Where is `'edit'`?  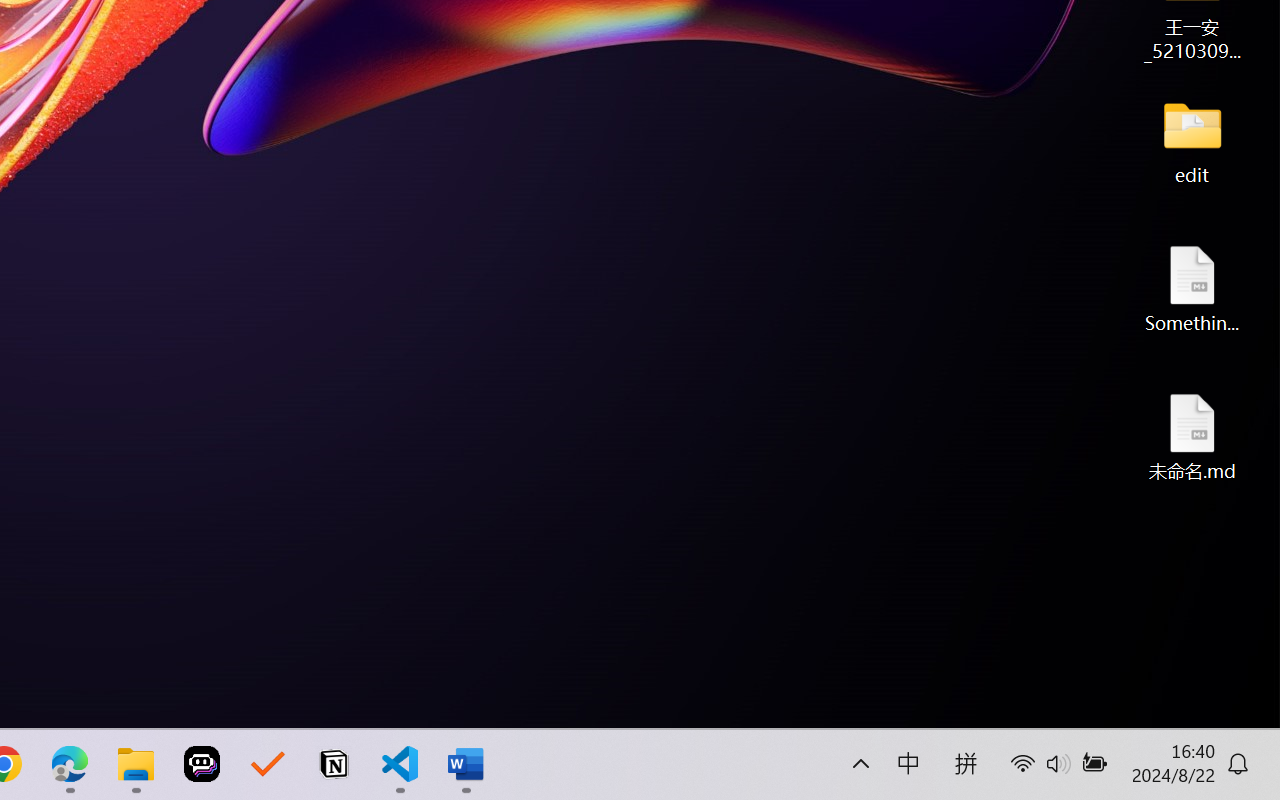 'edit' is located at coordinates (1192, 140).